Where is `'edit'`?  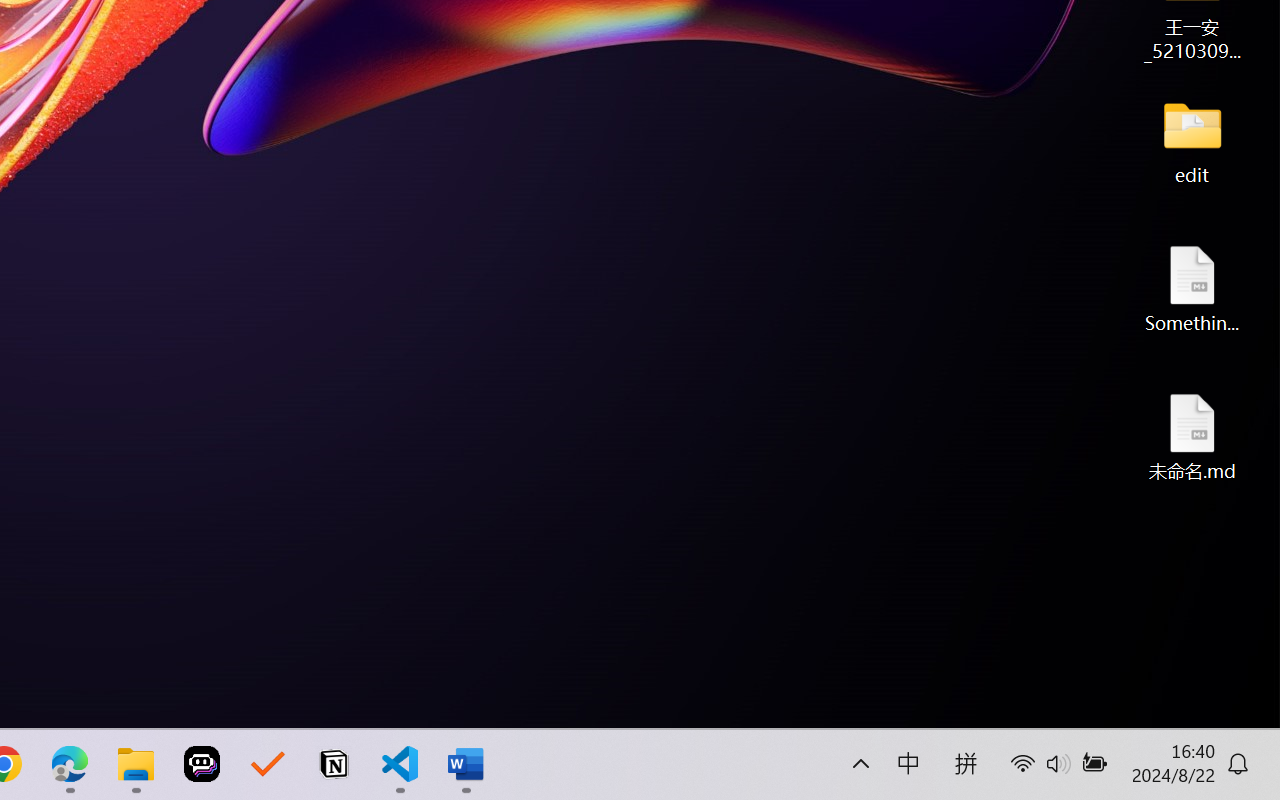 'edit' is located at coordinates (1192, 140).